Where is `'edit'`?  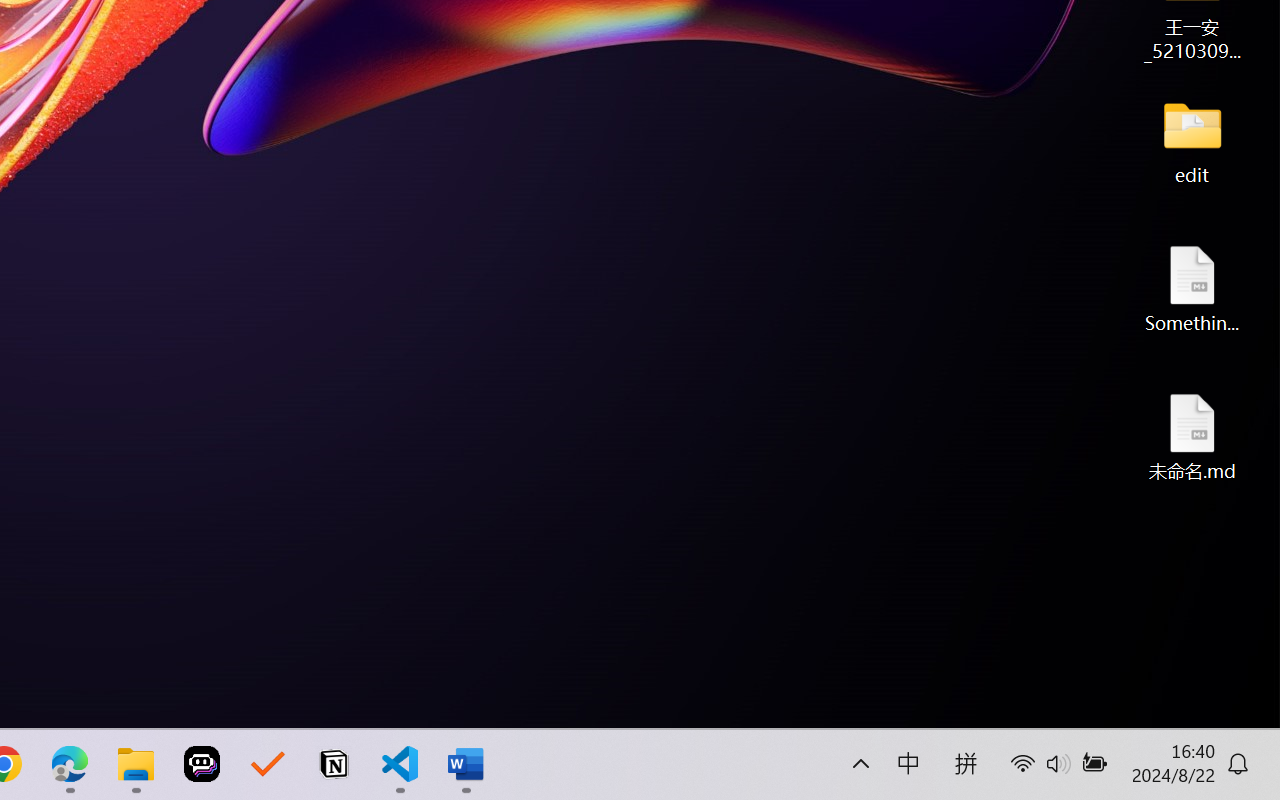 'edit' is located at coordinates (1192, 140).